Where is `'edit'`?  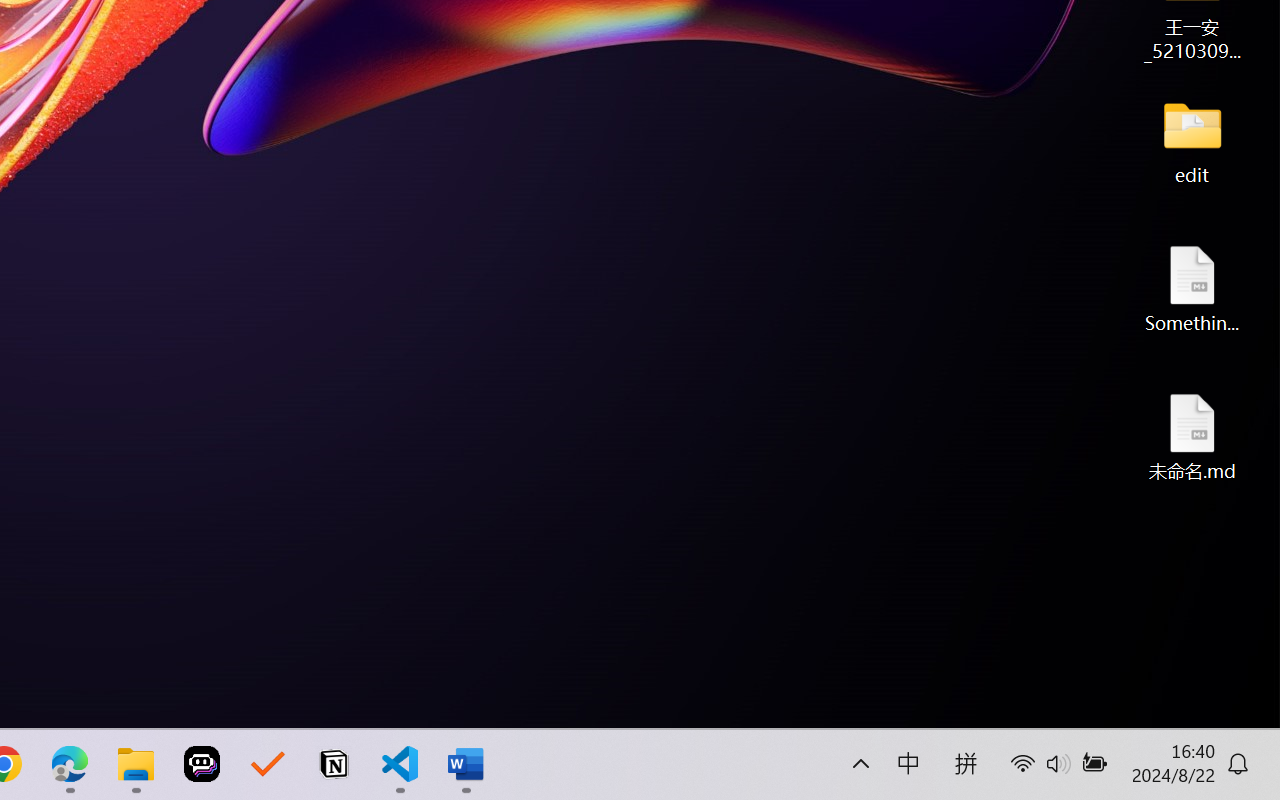 'edit' is located at coordinates (1192, 140).